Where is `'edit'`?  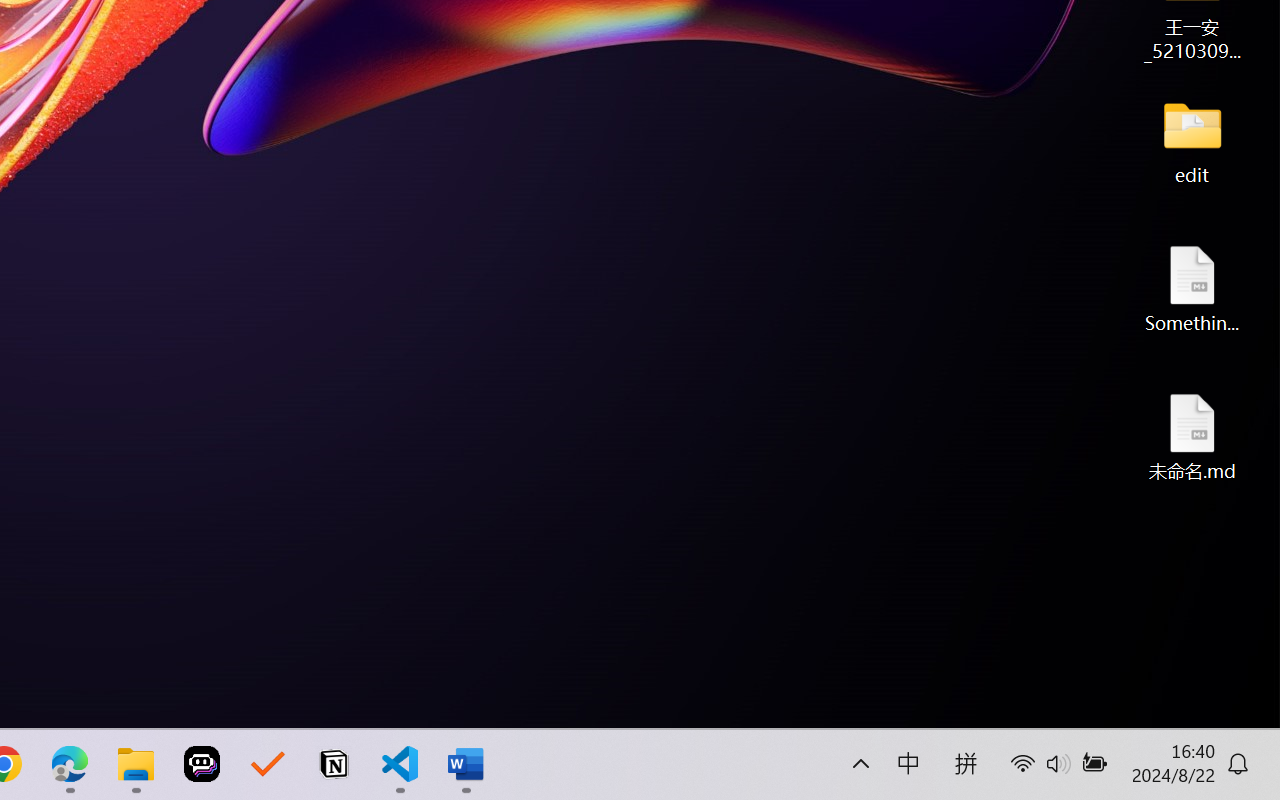 'edit' is located at coordinates (1192, 140).